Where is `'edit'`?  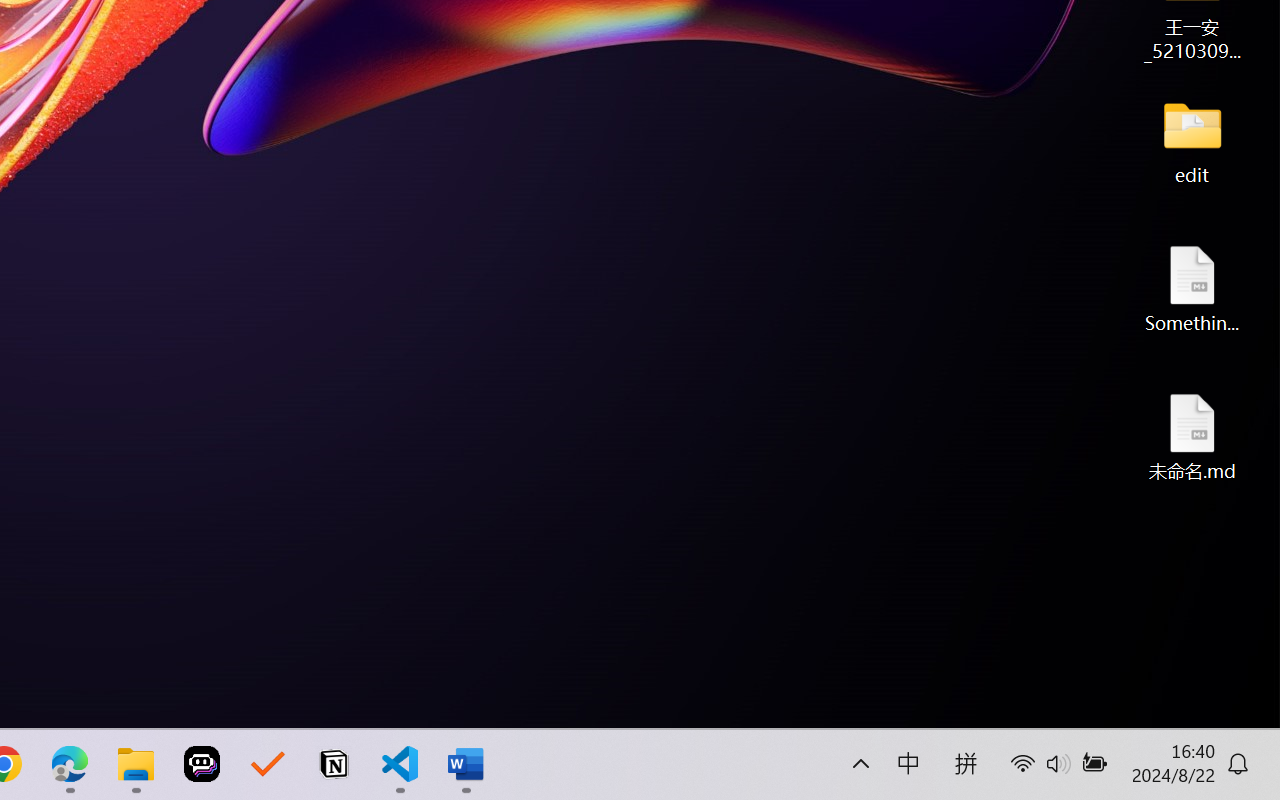 'edit' is located at coordinates (1192, 140).